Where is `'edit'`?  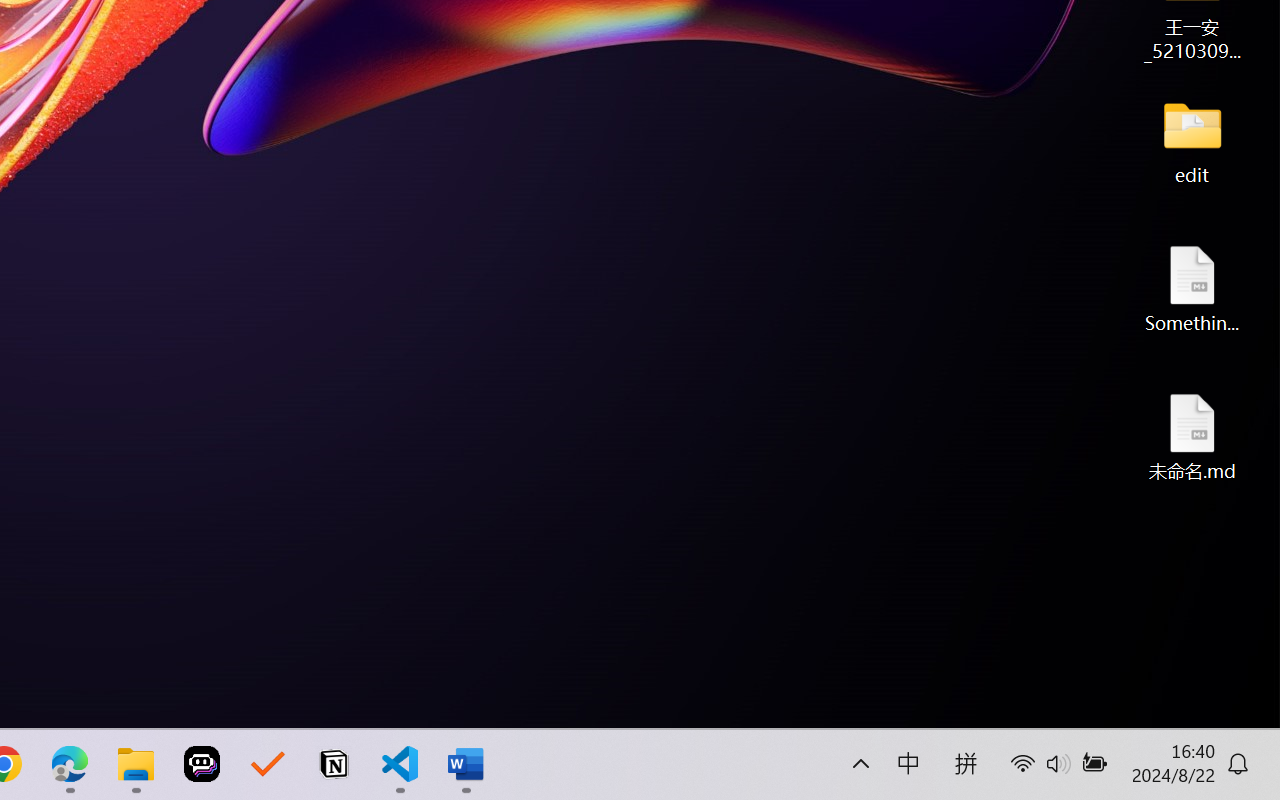 'edit' is located at coordinates (1192, 140).